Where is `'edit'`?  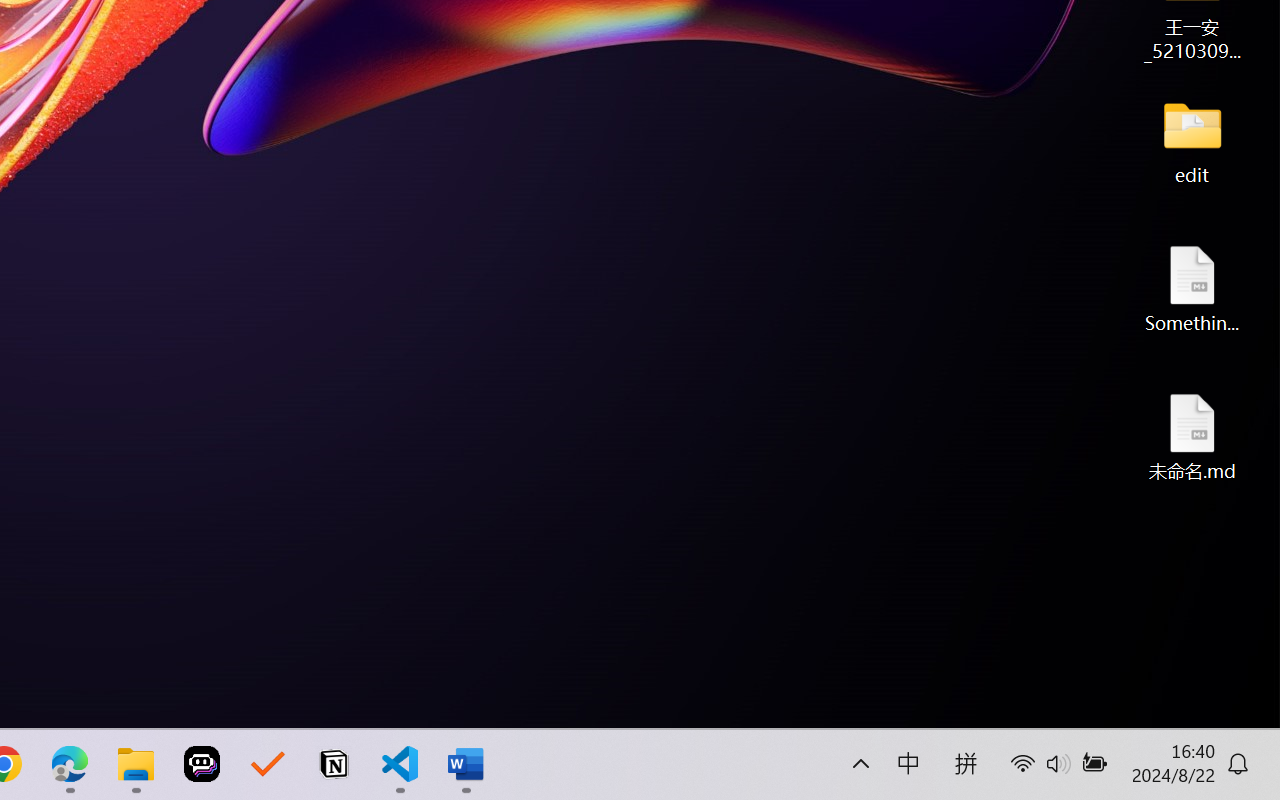 'edit' is located at coordinates (1192, 140).